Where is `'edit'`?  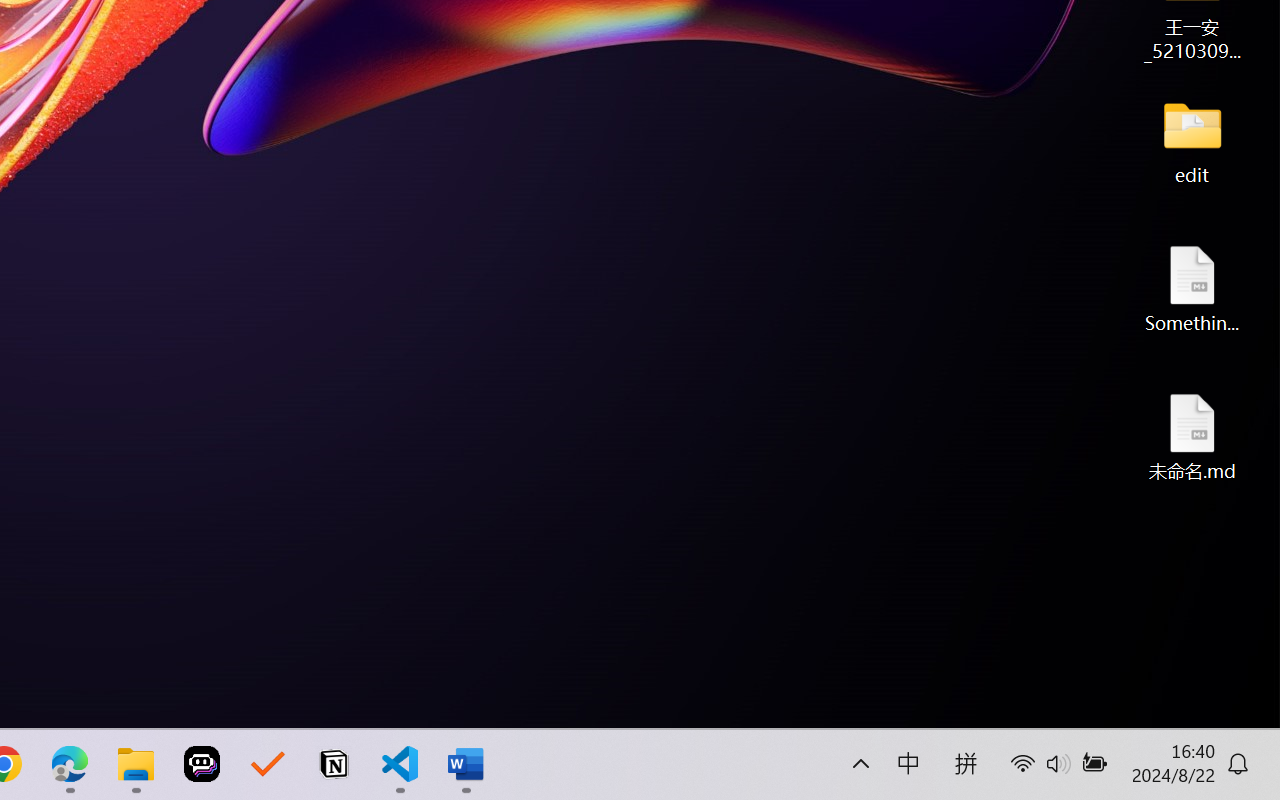 'edit' is located at coordinates (1192, 140).